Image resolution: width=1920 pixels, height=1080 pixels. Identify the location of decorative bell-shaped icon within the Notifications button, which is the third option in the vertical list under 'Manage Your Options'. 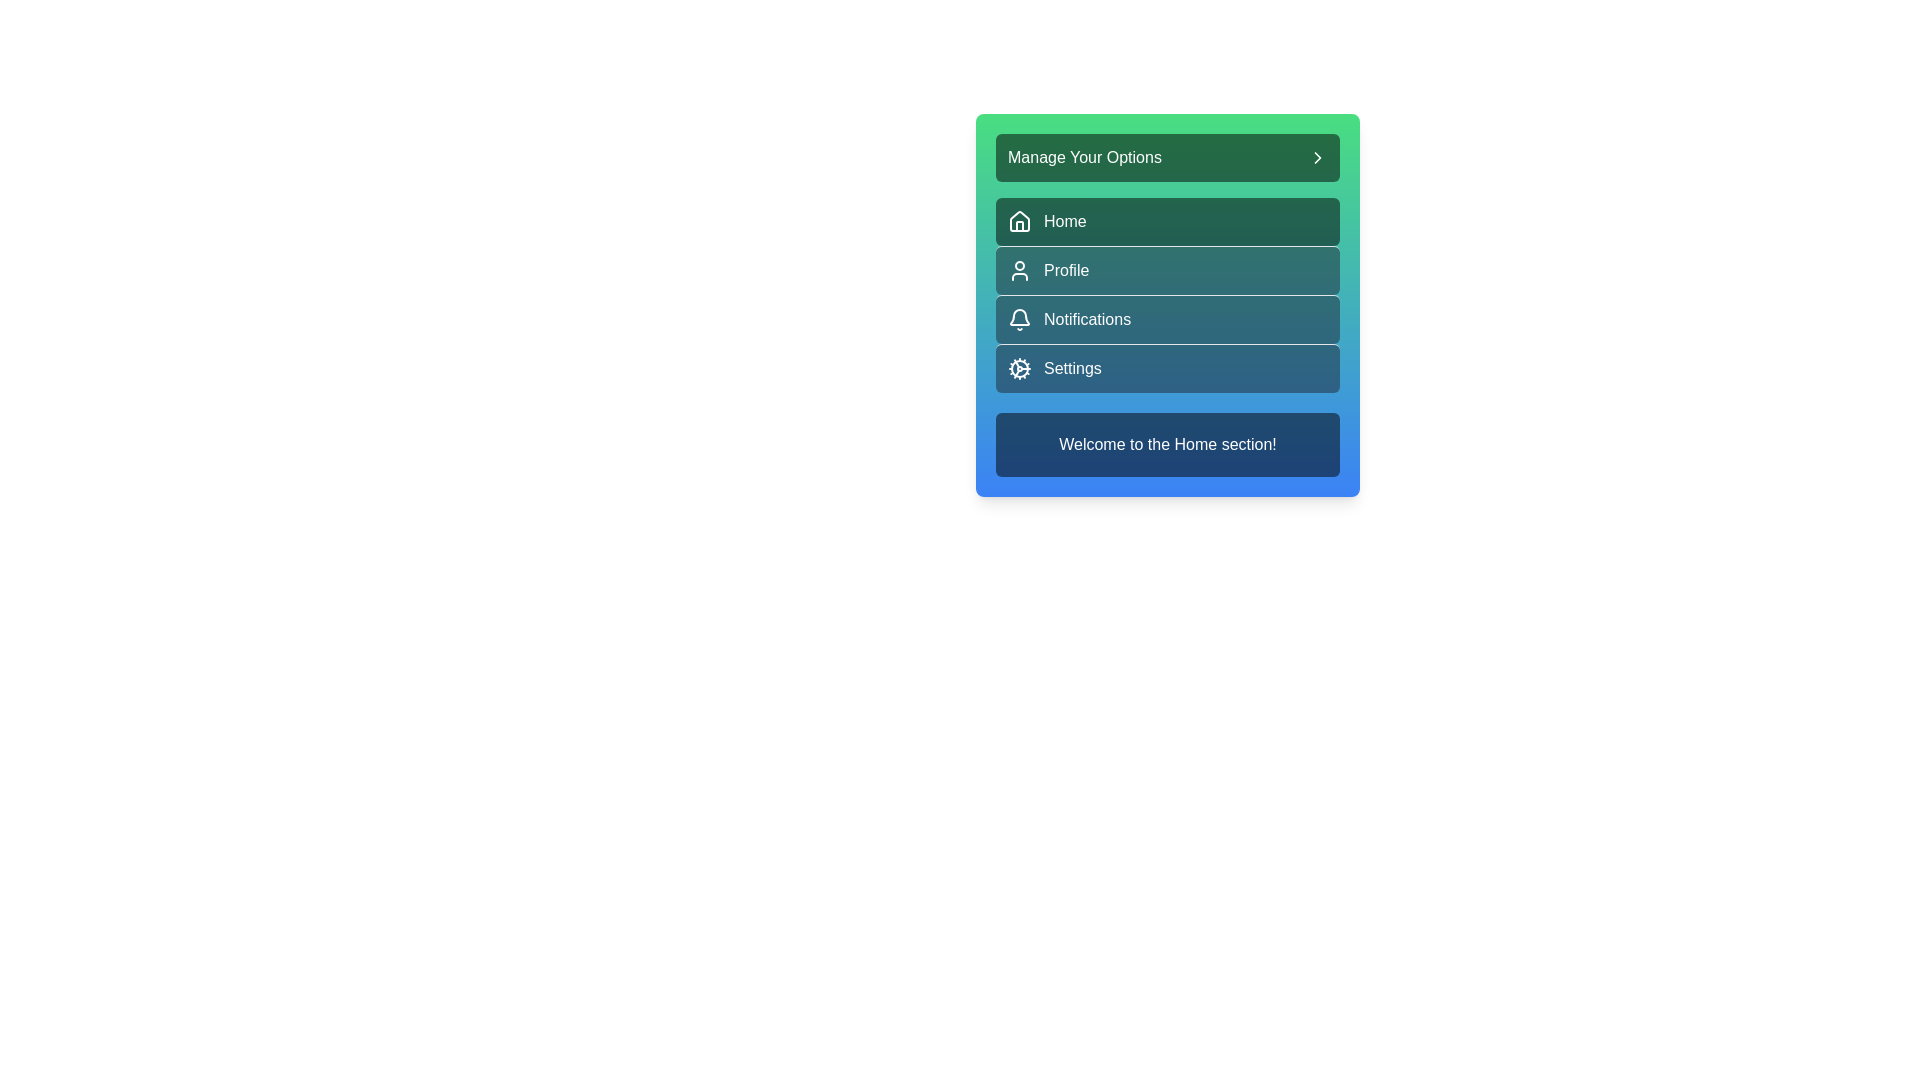
(1019, 316).